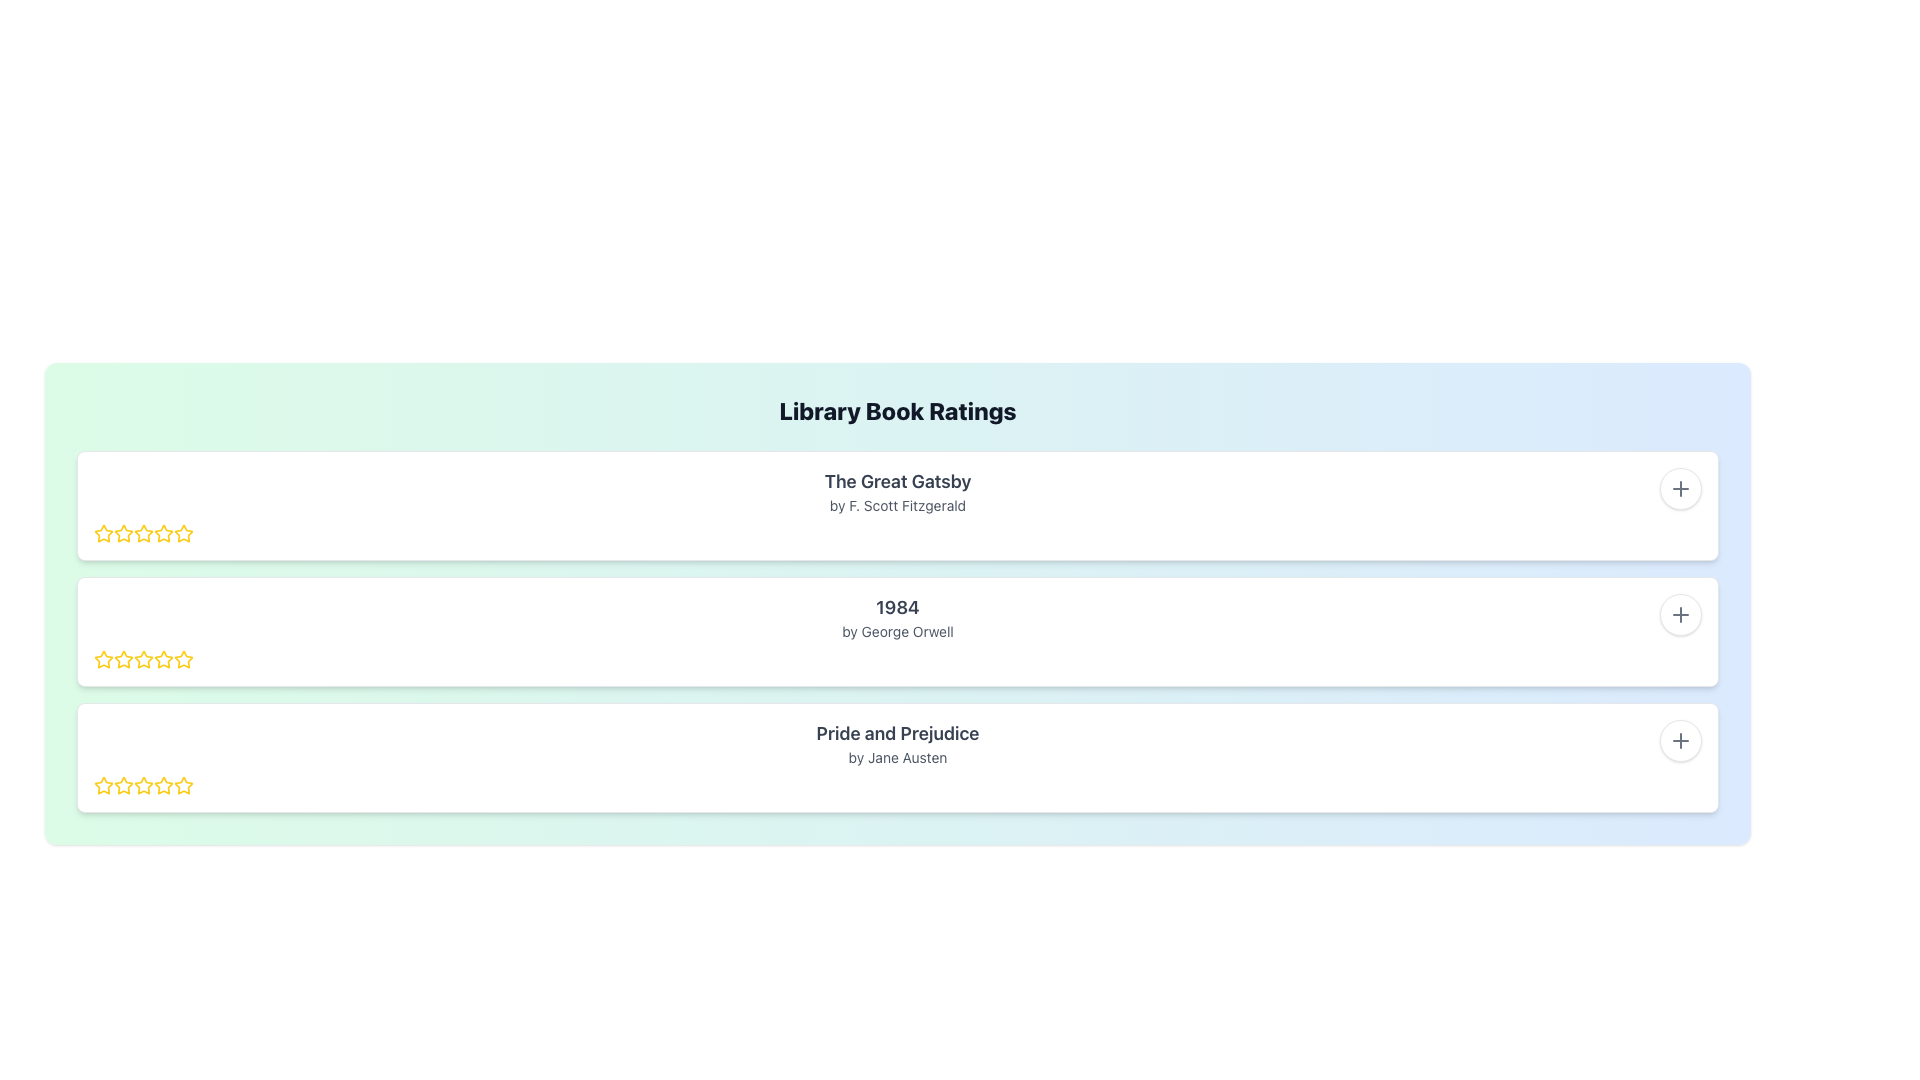 The height and width of the screenshot is (1080, 1920). I want to click on the last star icon in the 5-star rating system for the book 'The Great Gatsby', so click(183, 532).